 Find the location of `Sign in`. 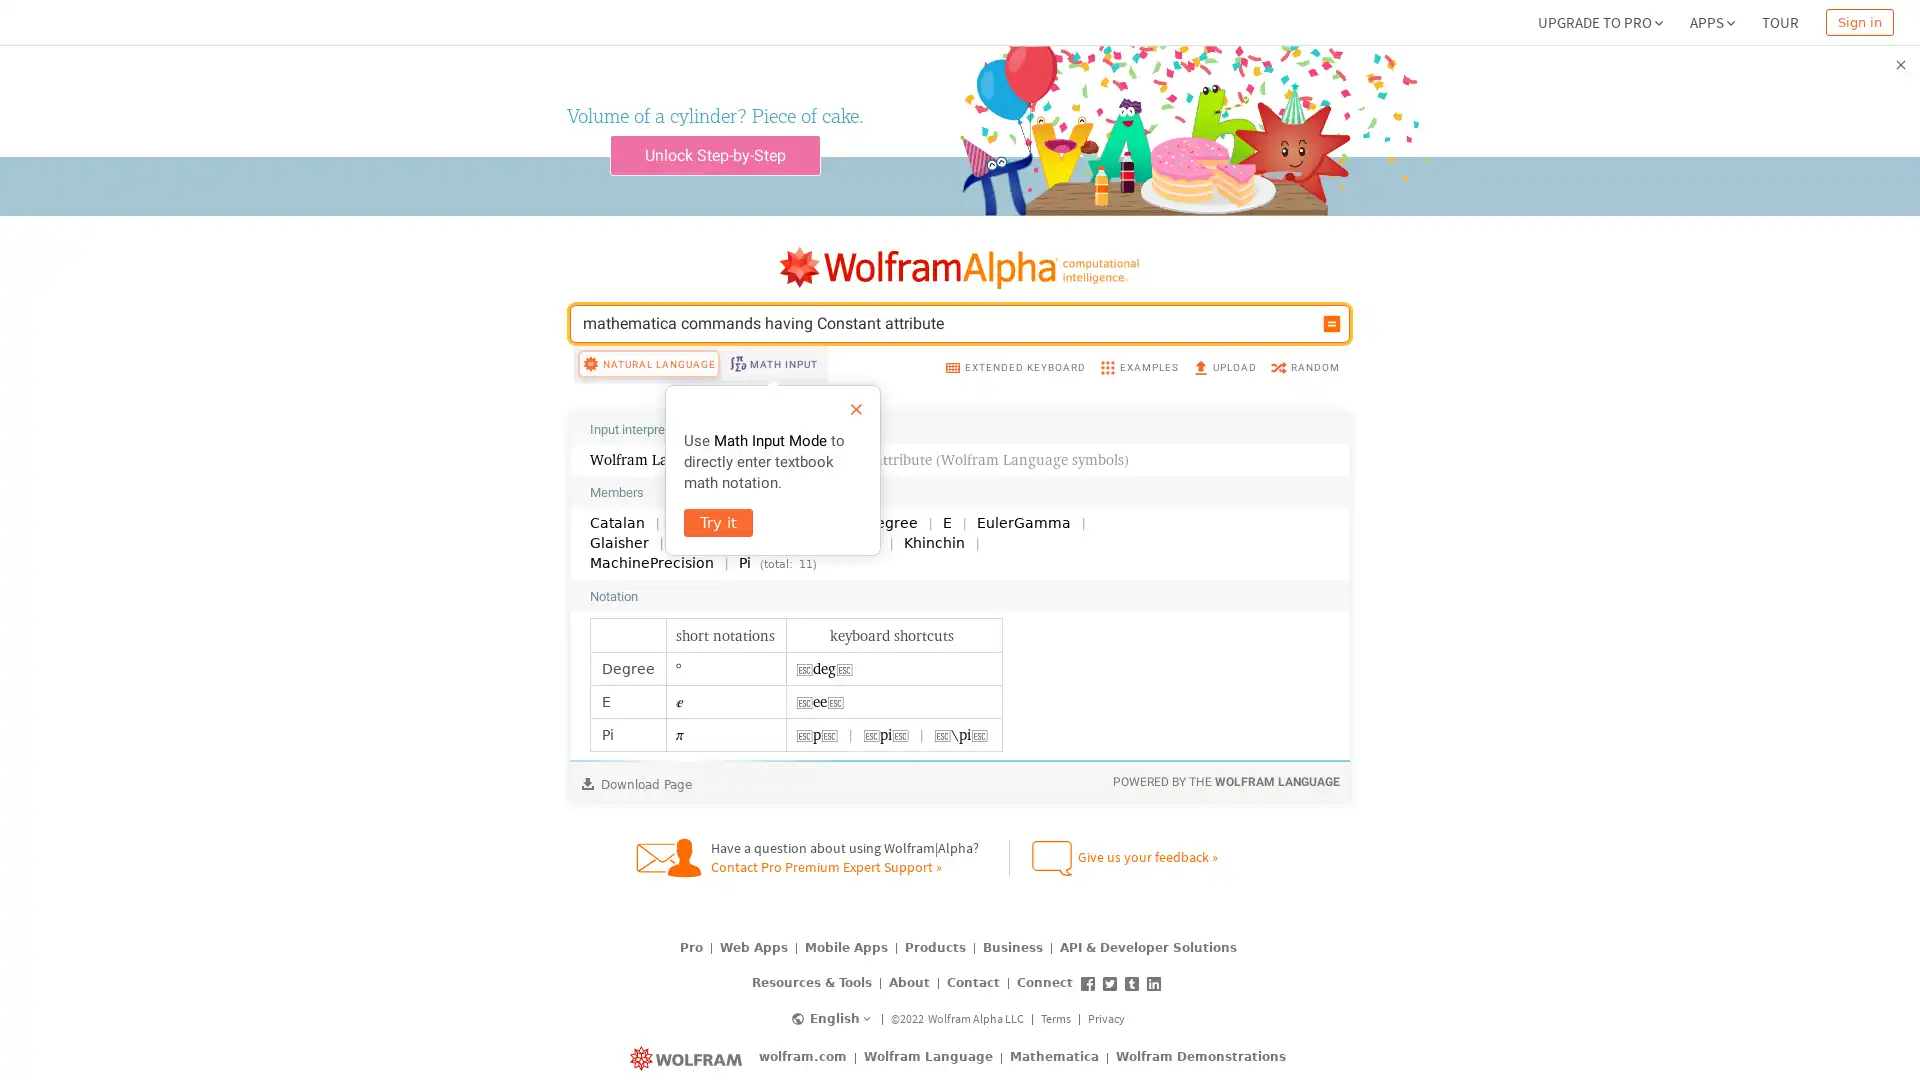

Sign in is located at coordinates (1859, 22).